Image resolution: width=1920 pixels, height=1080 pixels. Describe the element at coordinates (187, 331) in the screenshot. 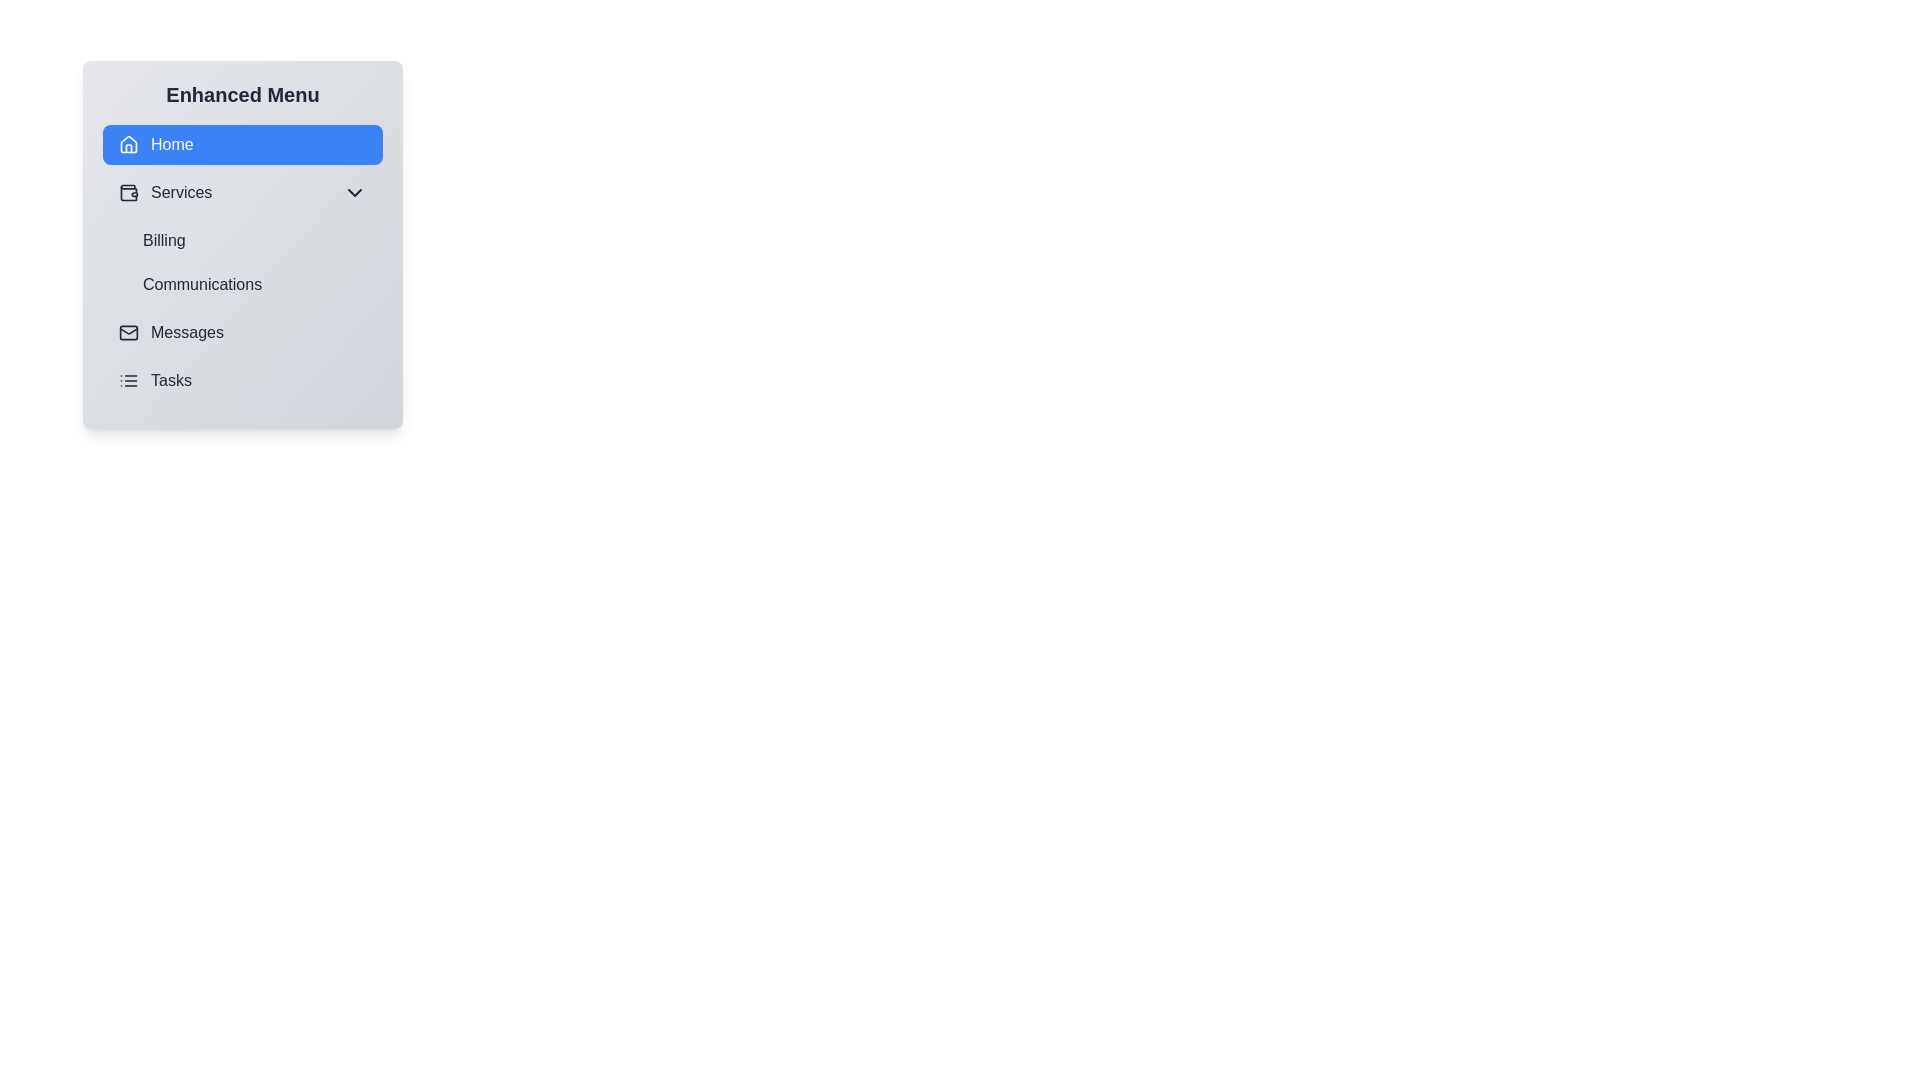

I see `'Messages' text label located in the vertical navigation menu, positioned to the right of the envelope icon` at that location.